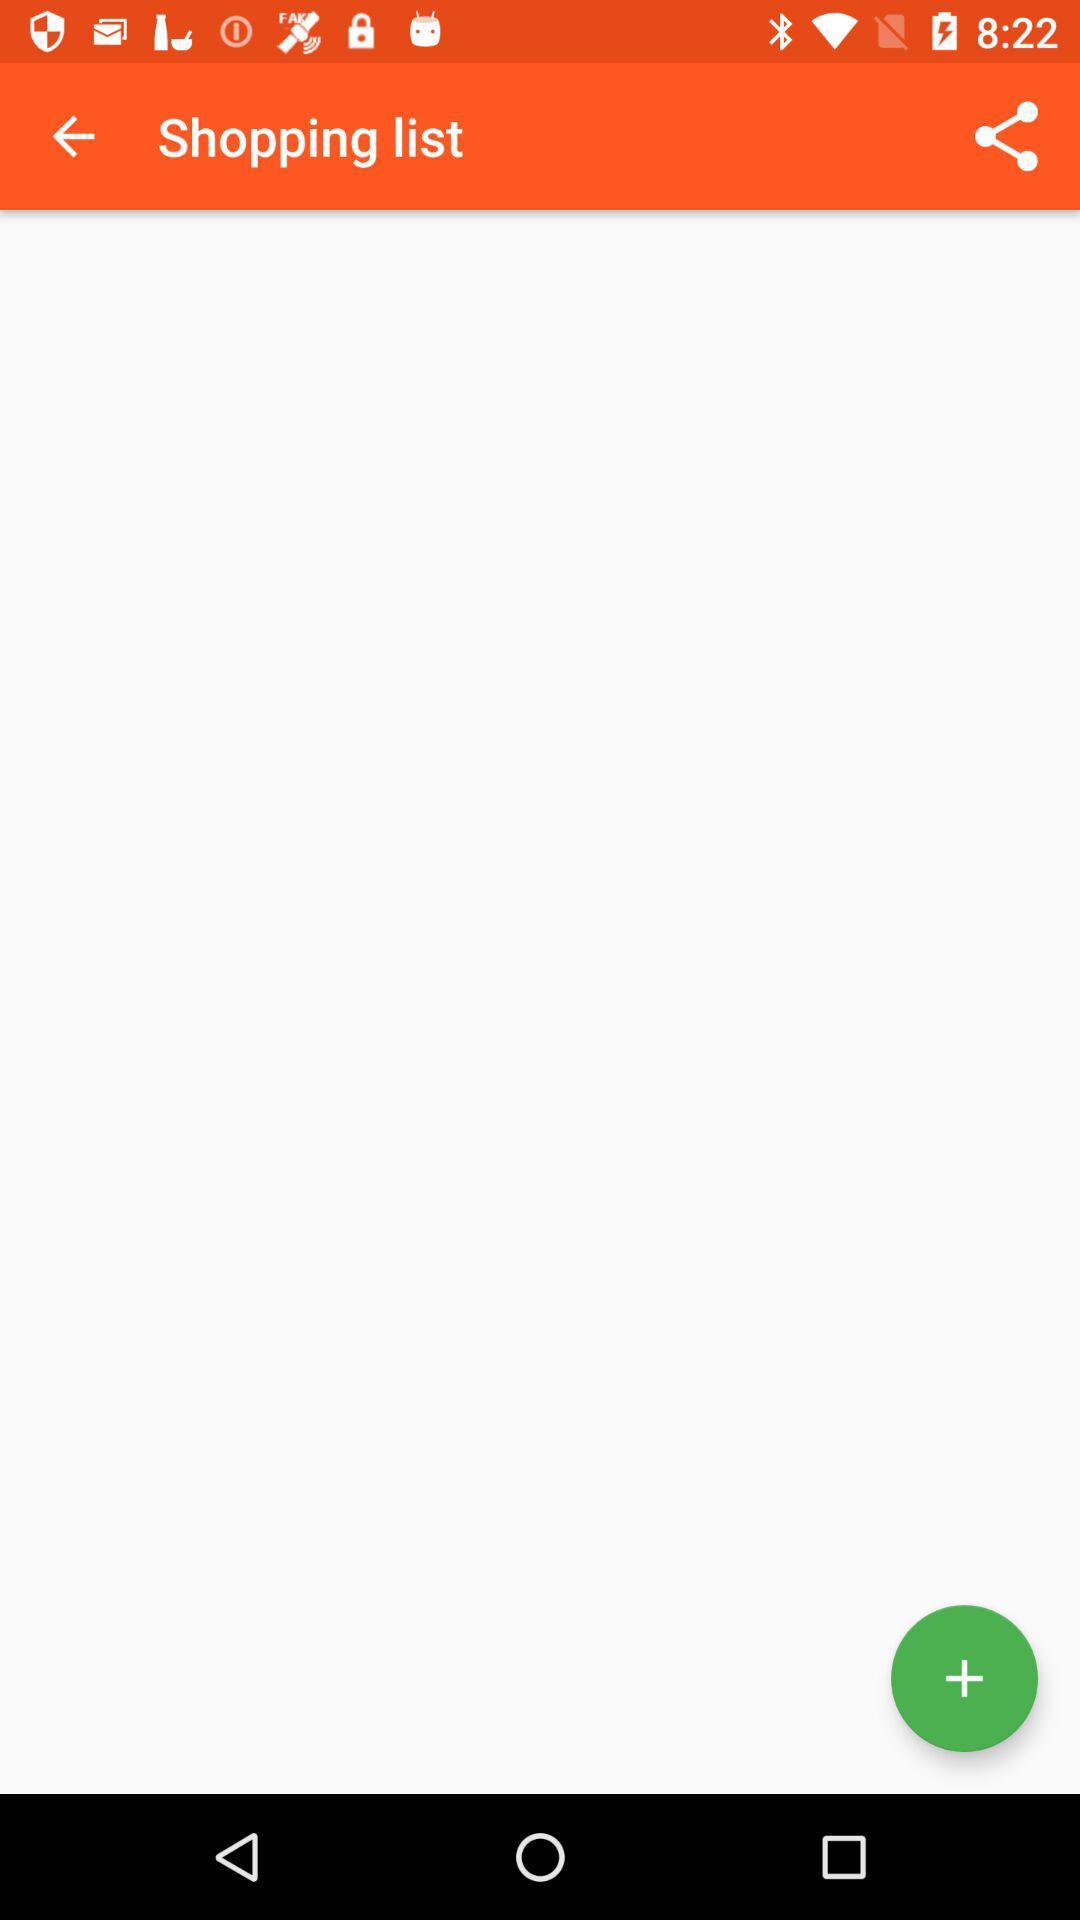  What do you see at coordinates (963, 1678) in the screenshot?
I see `the icon at the bottom right corner` at bounding box center [963, 1678].